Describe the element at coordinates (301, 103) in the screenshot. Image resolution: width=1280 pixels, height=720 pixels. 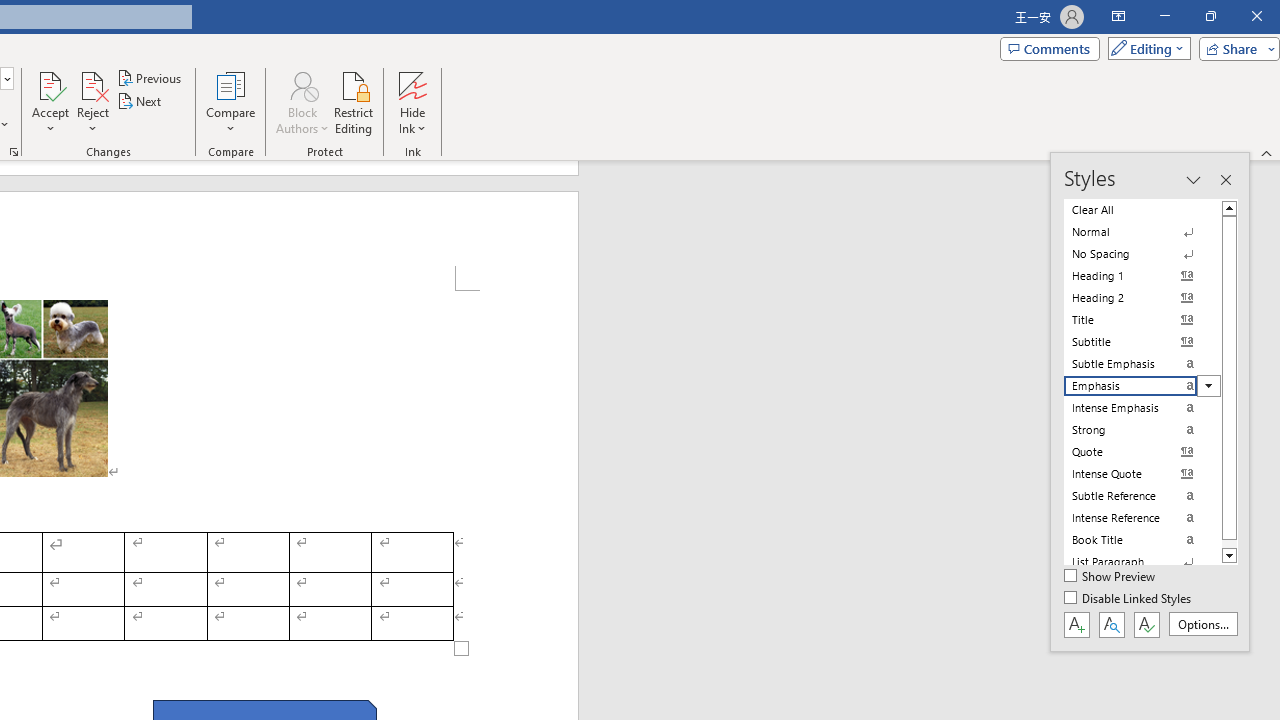
I see `'Block Authors'` at that location.